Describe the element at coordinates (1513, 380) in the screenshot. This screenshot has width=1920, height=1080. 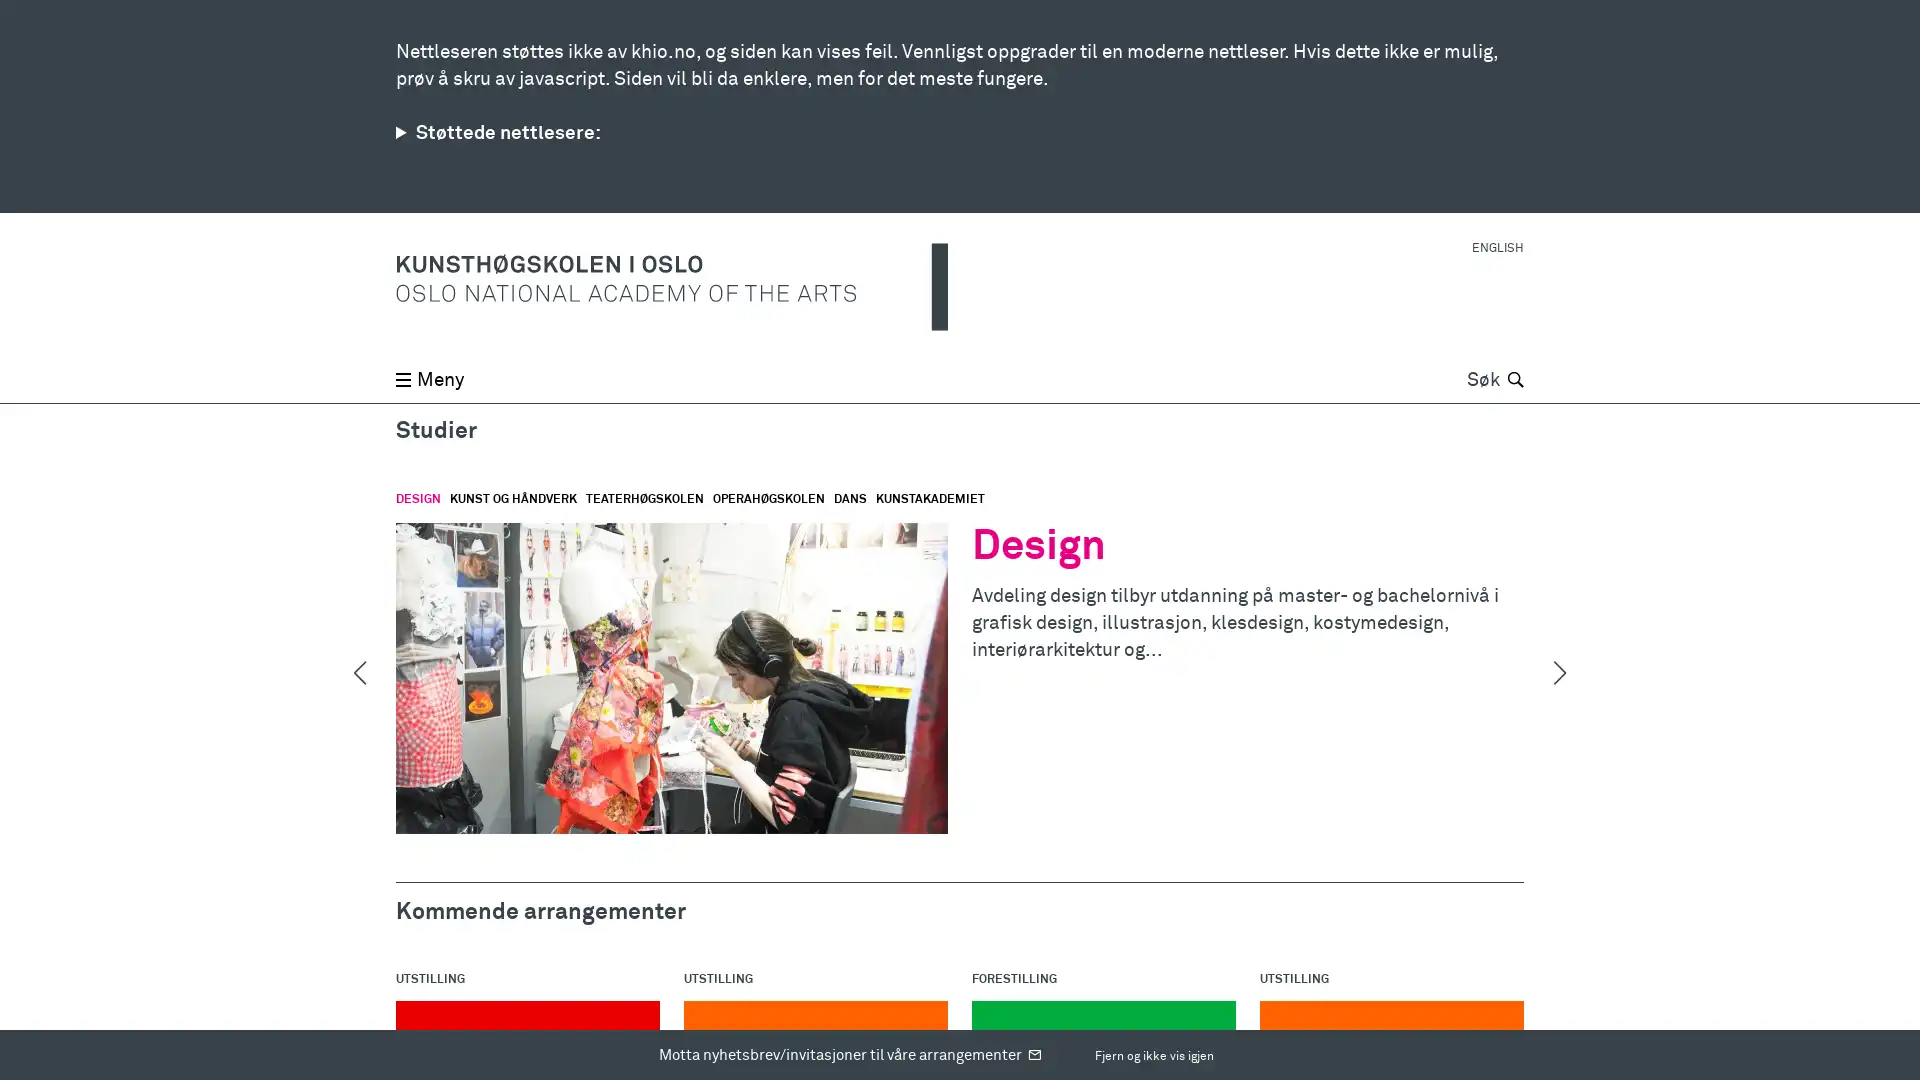
I see `Sk` at that location.